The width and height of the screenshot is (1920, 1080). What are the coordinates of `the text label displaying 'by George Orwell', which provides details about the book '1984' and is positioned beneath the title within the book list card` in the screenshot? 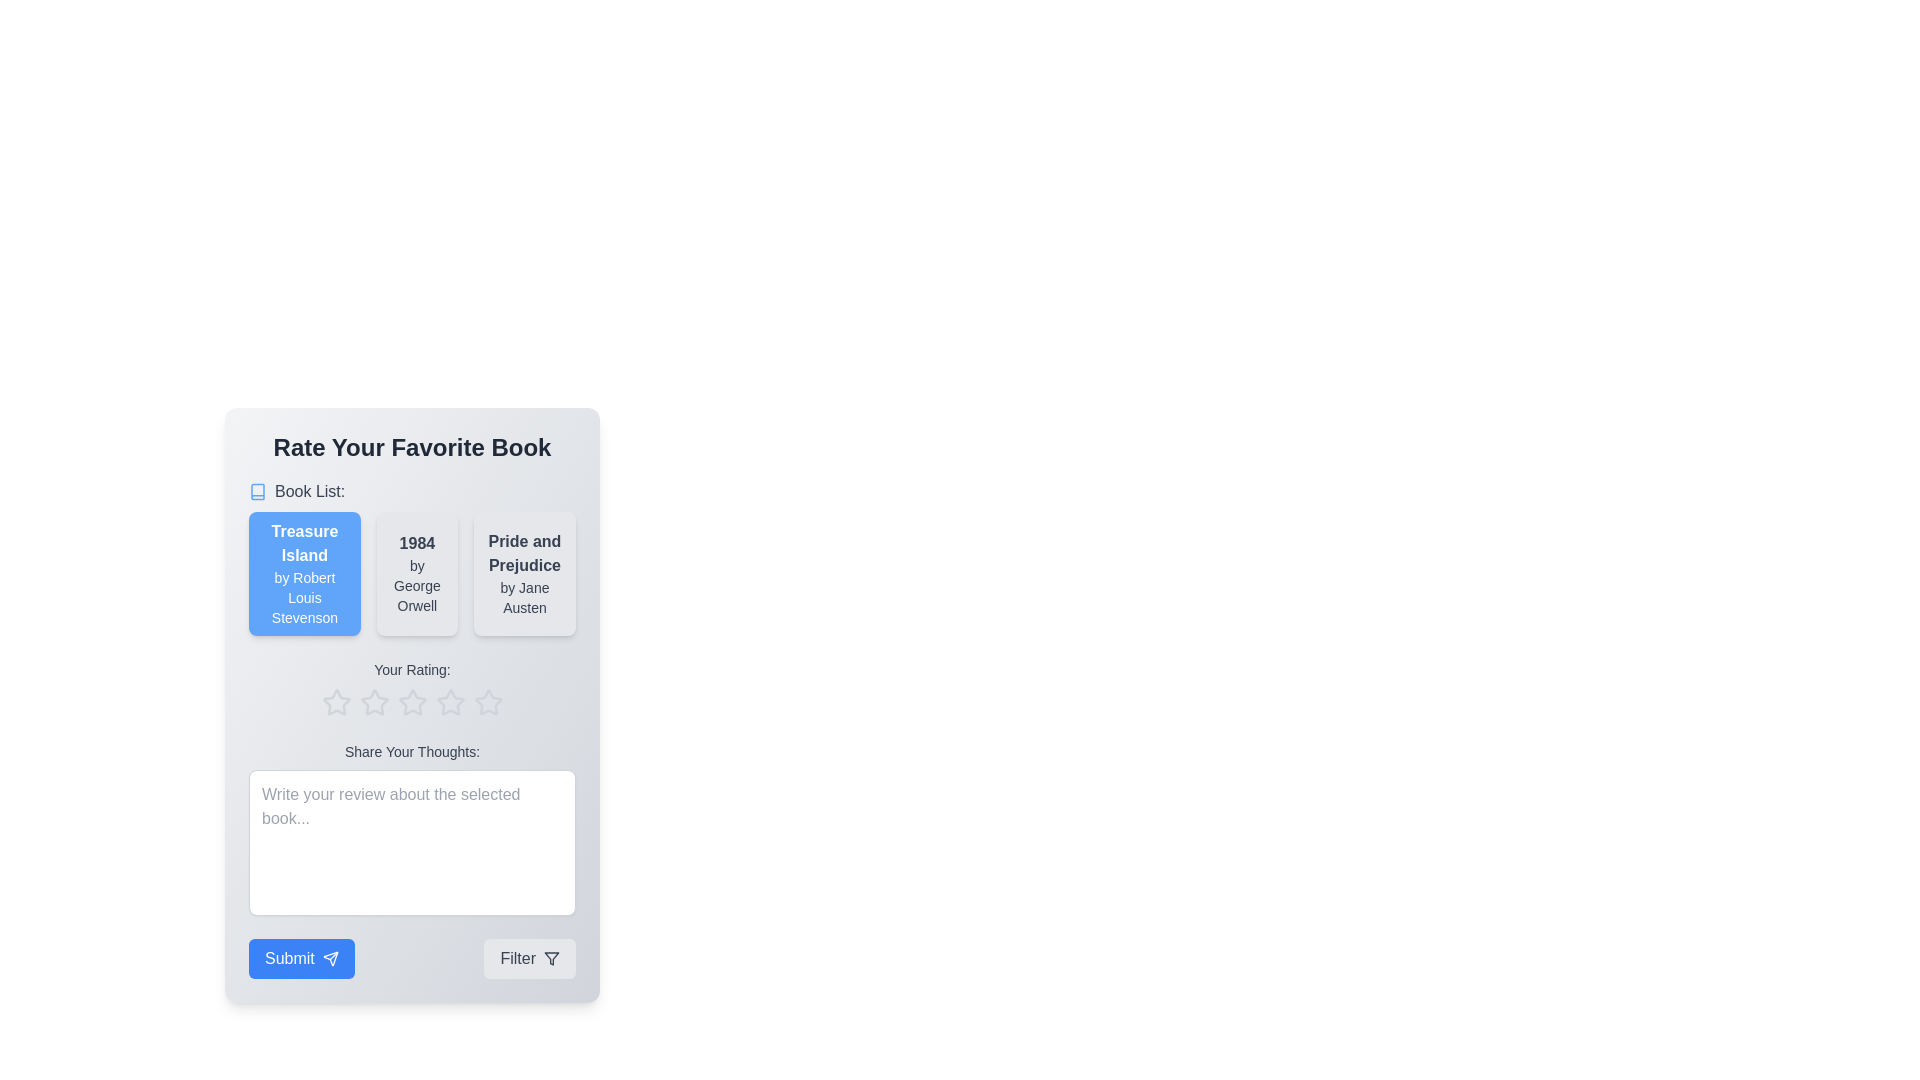 It's located at (416, 585).